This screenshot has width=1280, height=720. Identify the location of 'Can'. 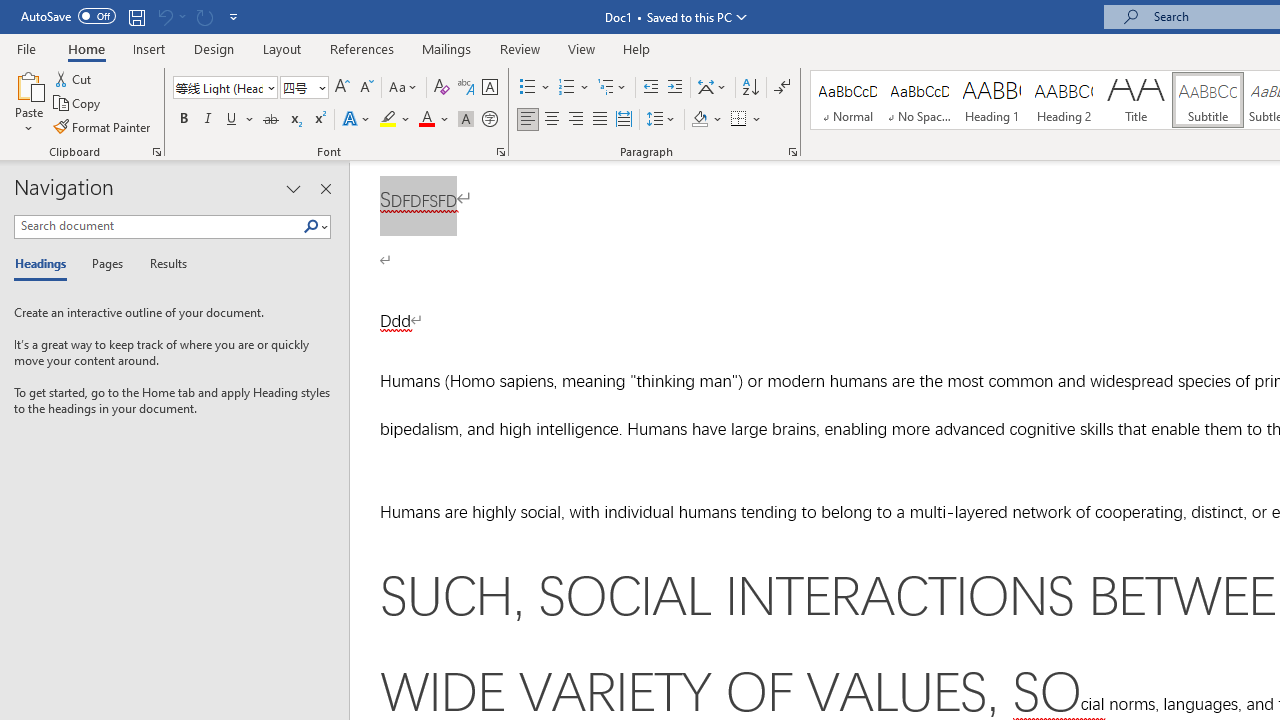
(204, 16).